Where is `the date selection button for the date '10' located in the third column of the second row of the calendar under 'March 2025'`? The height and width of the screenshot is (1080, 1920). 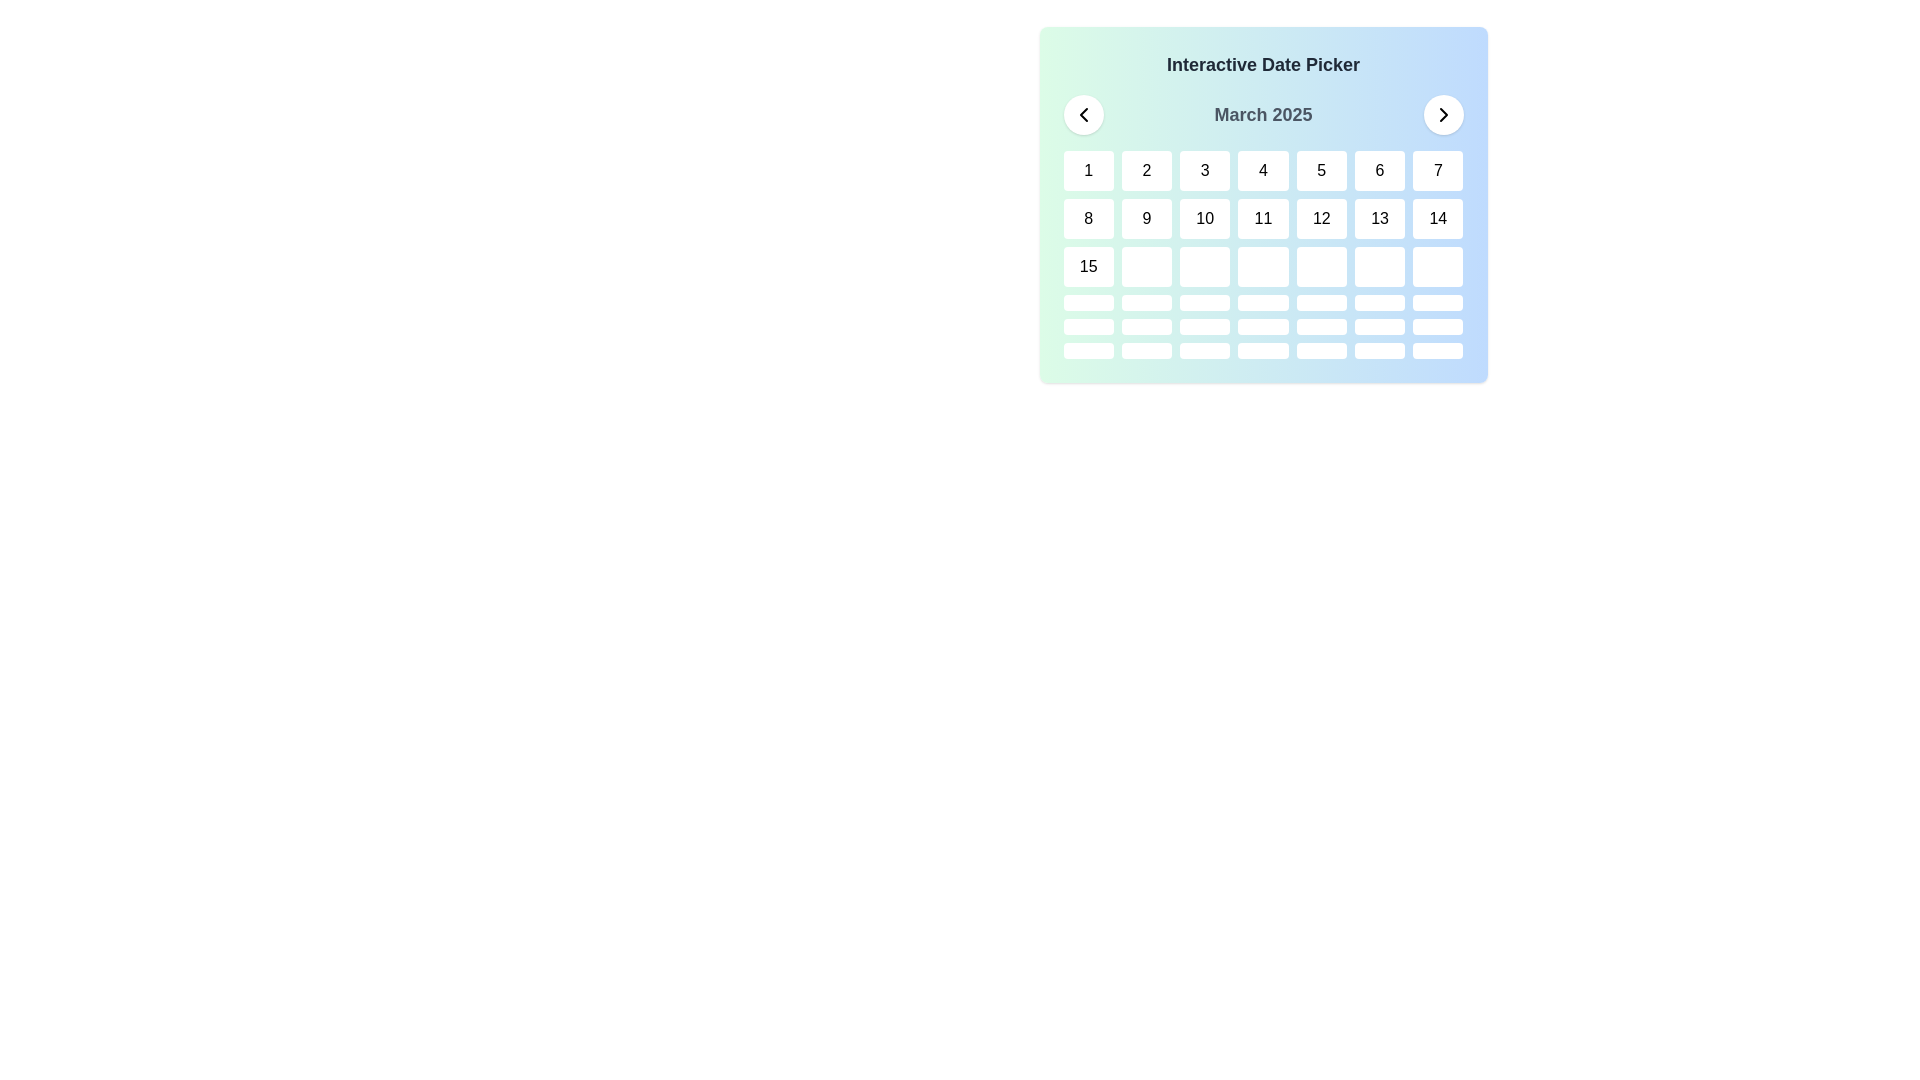 the date selection button for the date '10' located in the third column of the second row of the calendar under 'March 2025' is located at coordinates (1204, 219).